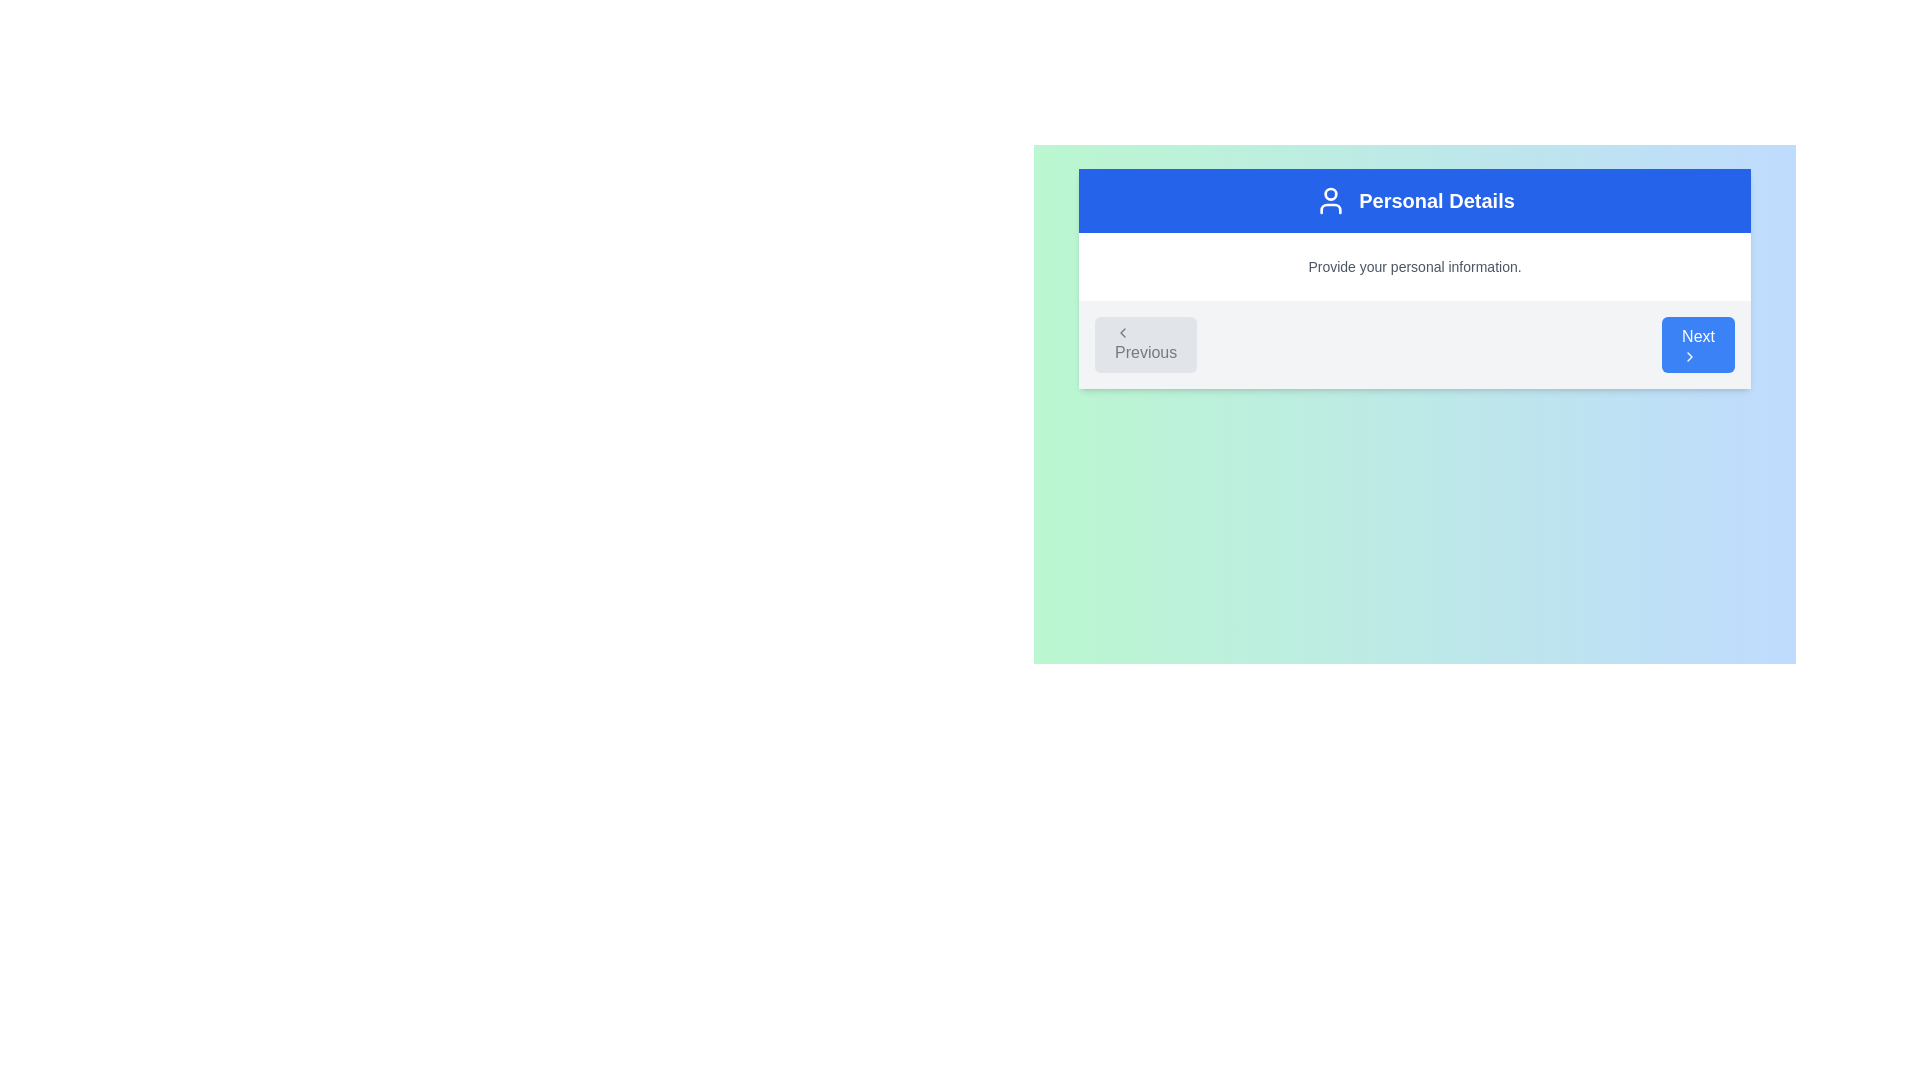  Describe the element at coordinates (1414, 265) in the screenshot. I see `text label displaying 'Provide your personal information.' located beneath the blue header 'Personal Details'` at that location.